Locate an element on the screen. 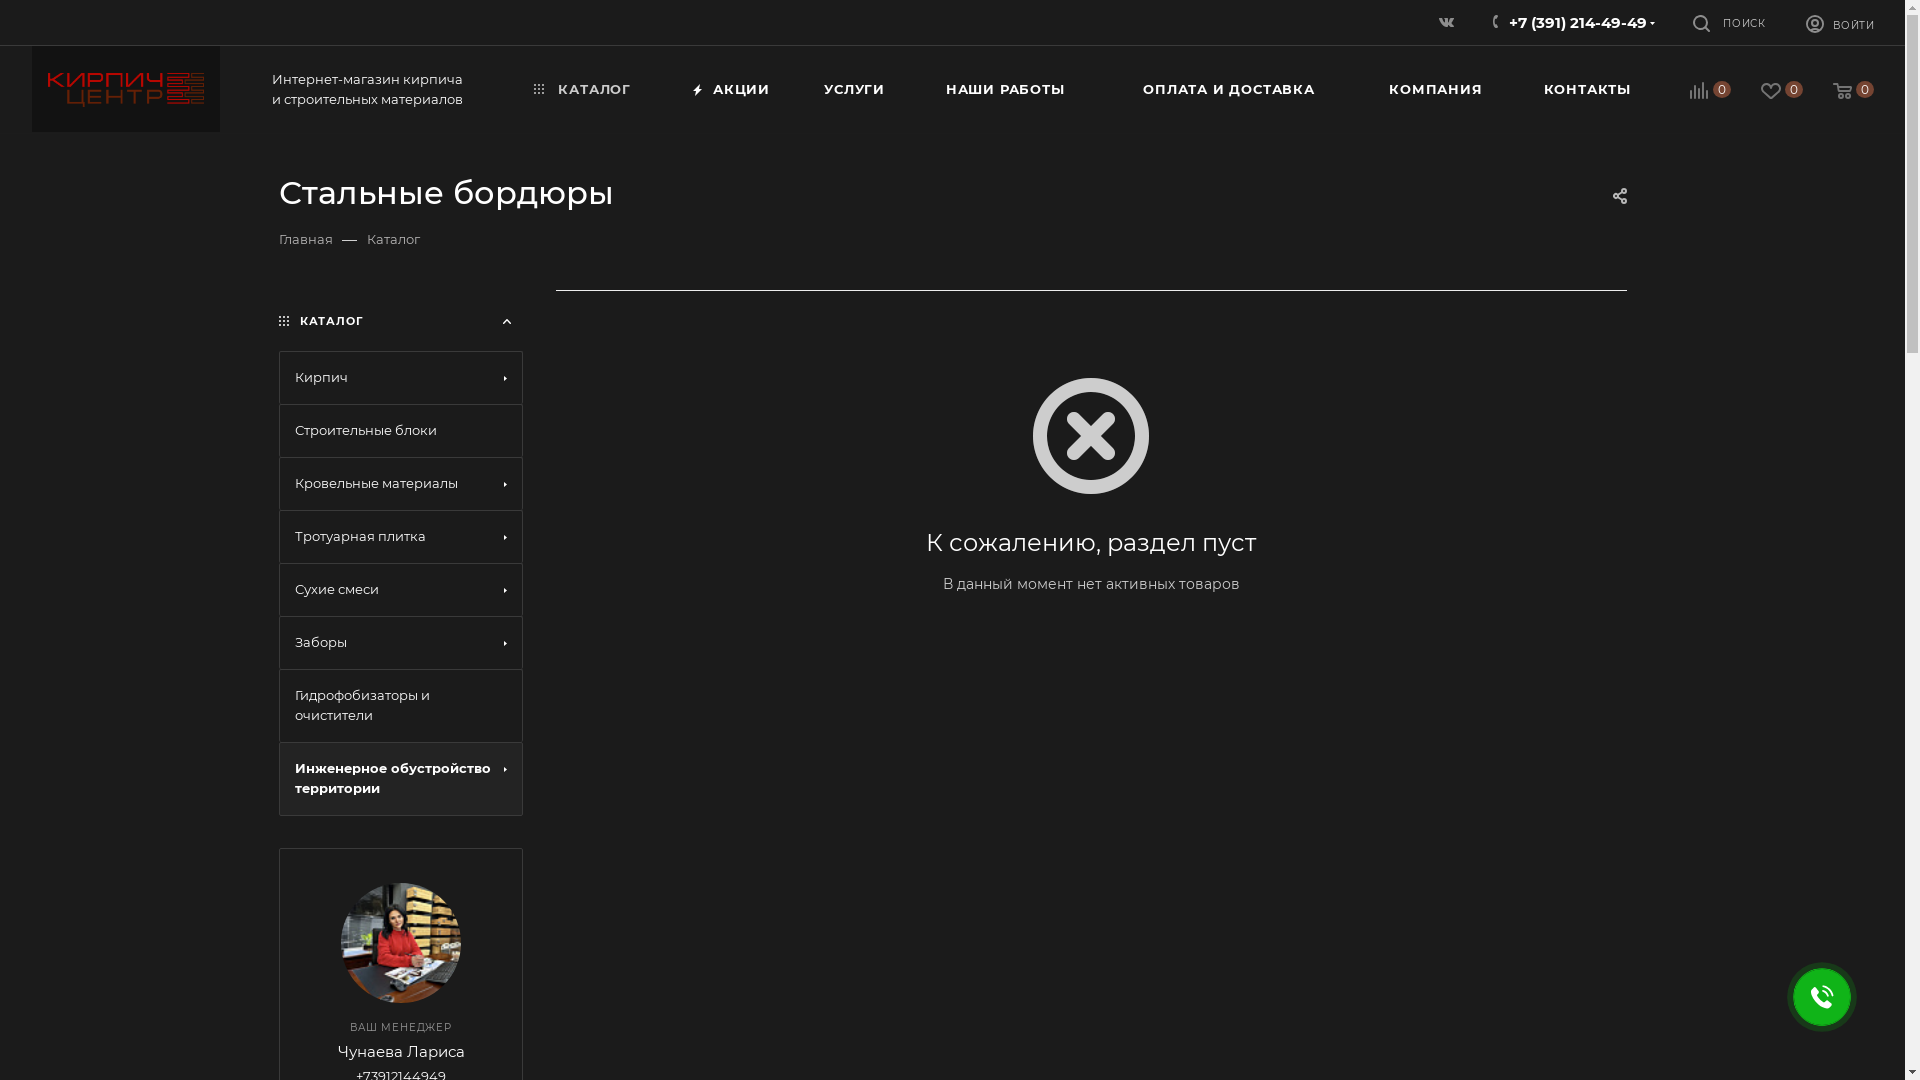  '0' is located at coordinates (1767, 92).